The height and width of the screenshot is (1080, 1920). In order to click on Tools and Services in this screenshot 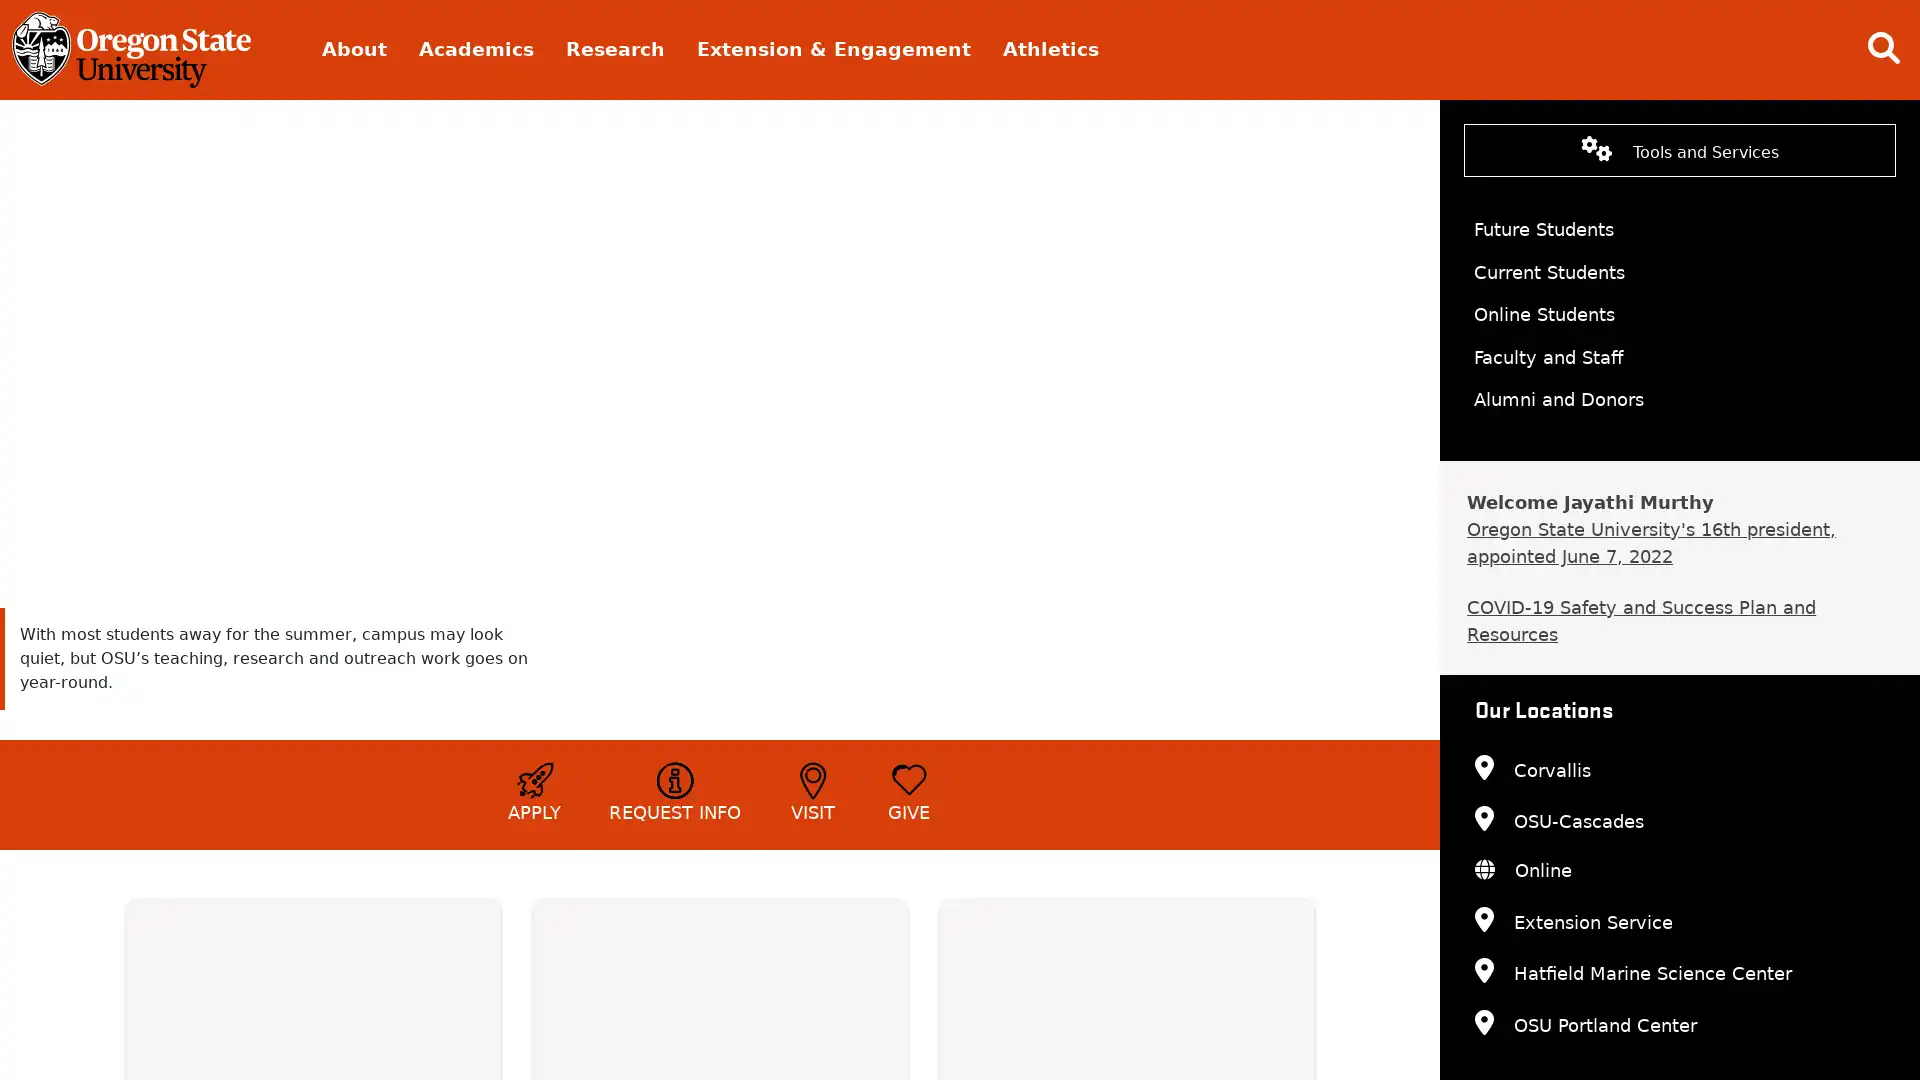, I will do `click(1680, 149)`.